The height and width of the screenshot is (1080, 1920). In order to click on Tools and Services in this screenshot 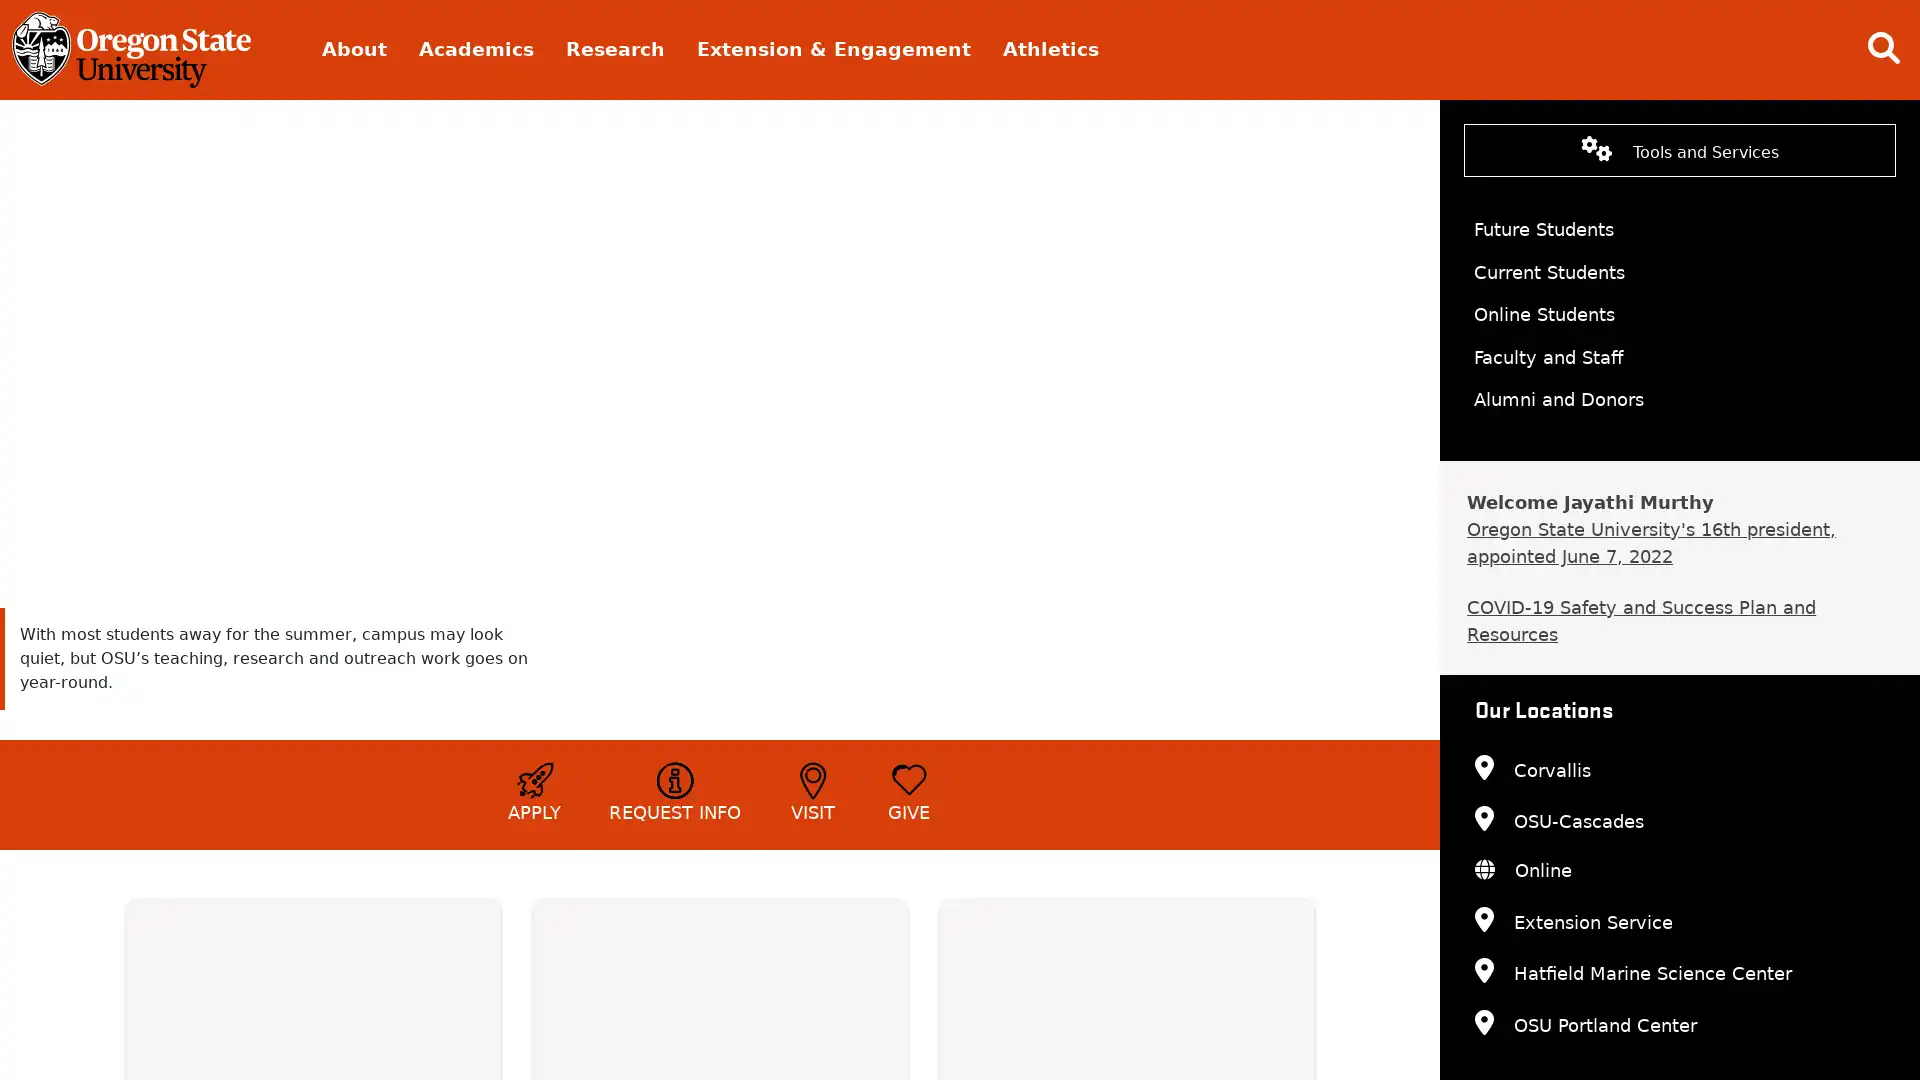, I will do `click(1680, 149)`.